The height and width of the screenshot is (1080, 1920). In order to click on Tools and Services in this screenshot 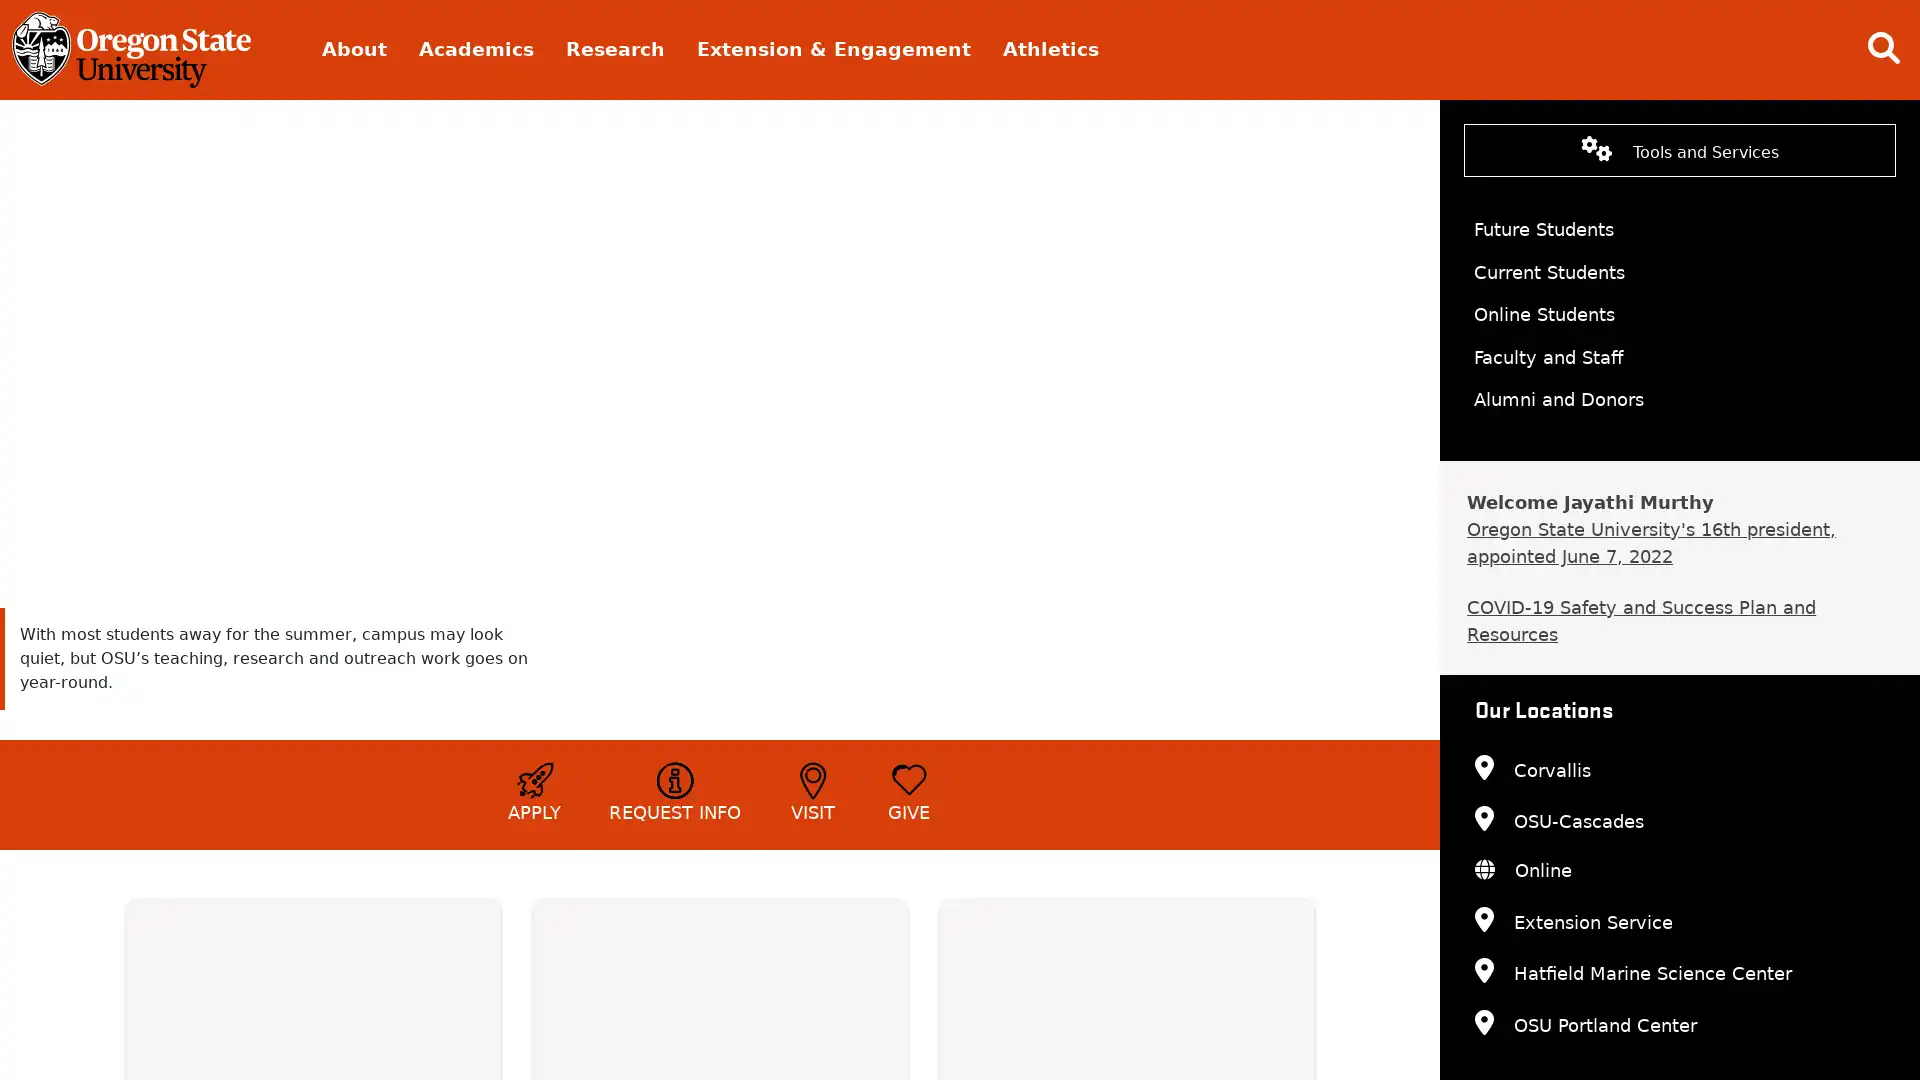, I will do `click(1680, 149)`.